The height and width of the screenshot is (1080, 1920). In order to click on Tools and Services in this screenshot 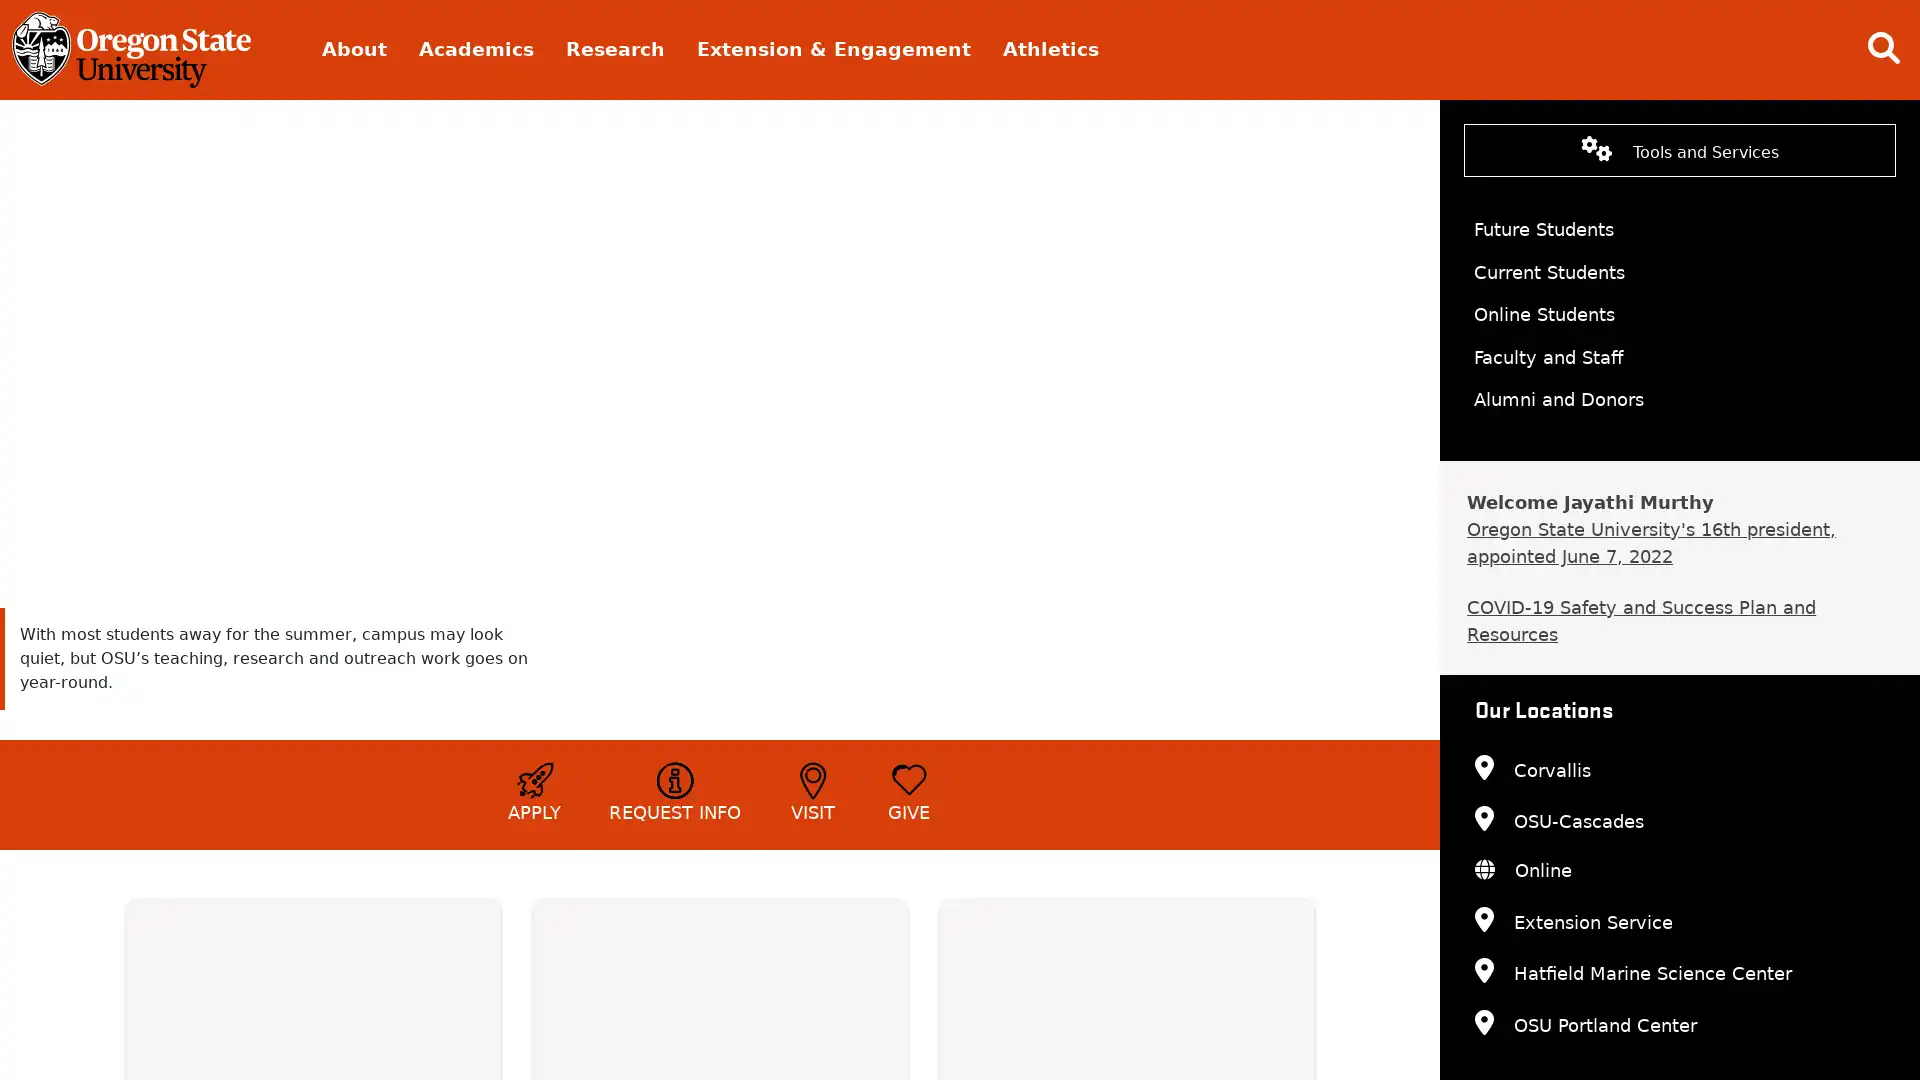, I will do `click(1680, 149)`.